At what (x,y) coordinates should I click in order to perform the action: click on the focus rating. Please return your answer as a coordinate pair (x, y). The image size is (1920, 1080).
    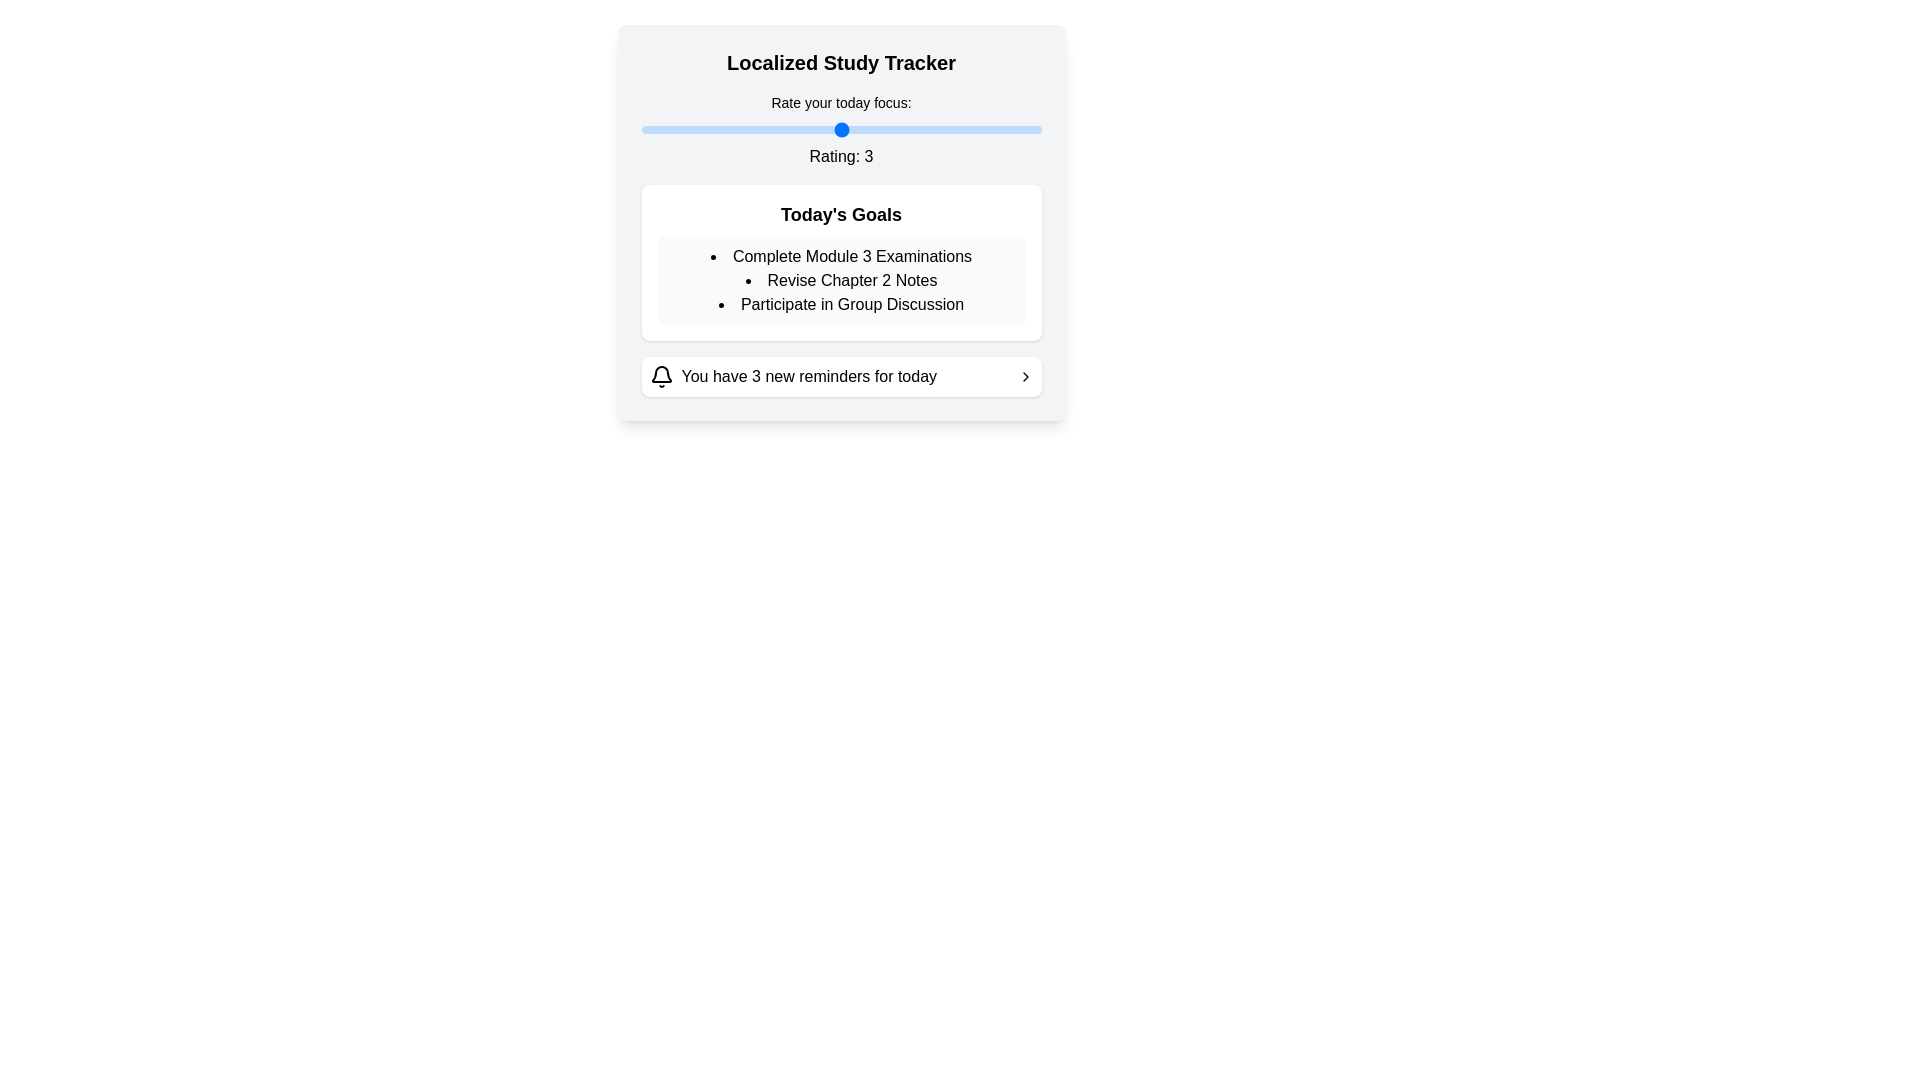
    Looking at the image, I should click on (740, 130).